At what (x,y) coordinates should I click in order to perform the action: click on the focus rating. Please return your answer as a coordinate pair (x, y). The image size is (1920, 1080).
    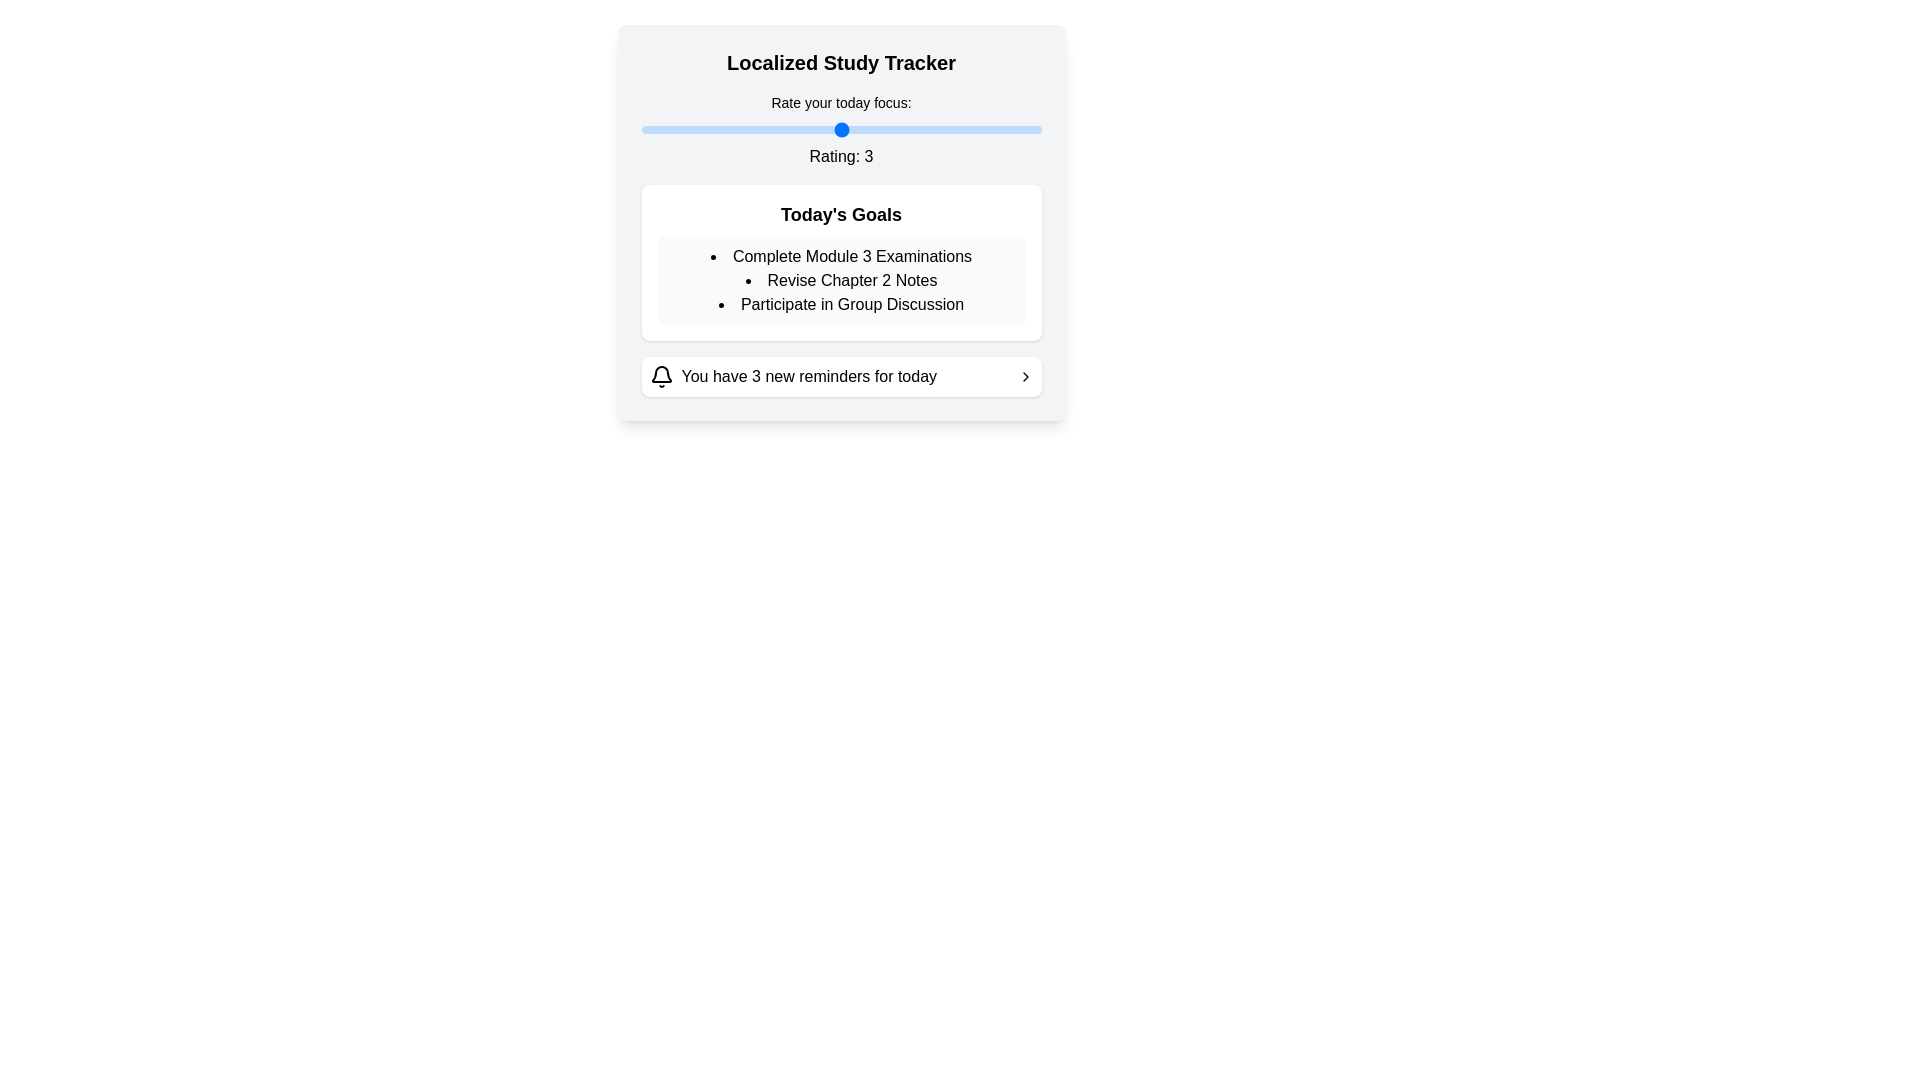
    Looking at the image, I should click on (740, 130).